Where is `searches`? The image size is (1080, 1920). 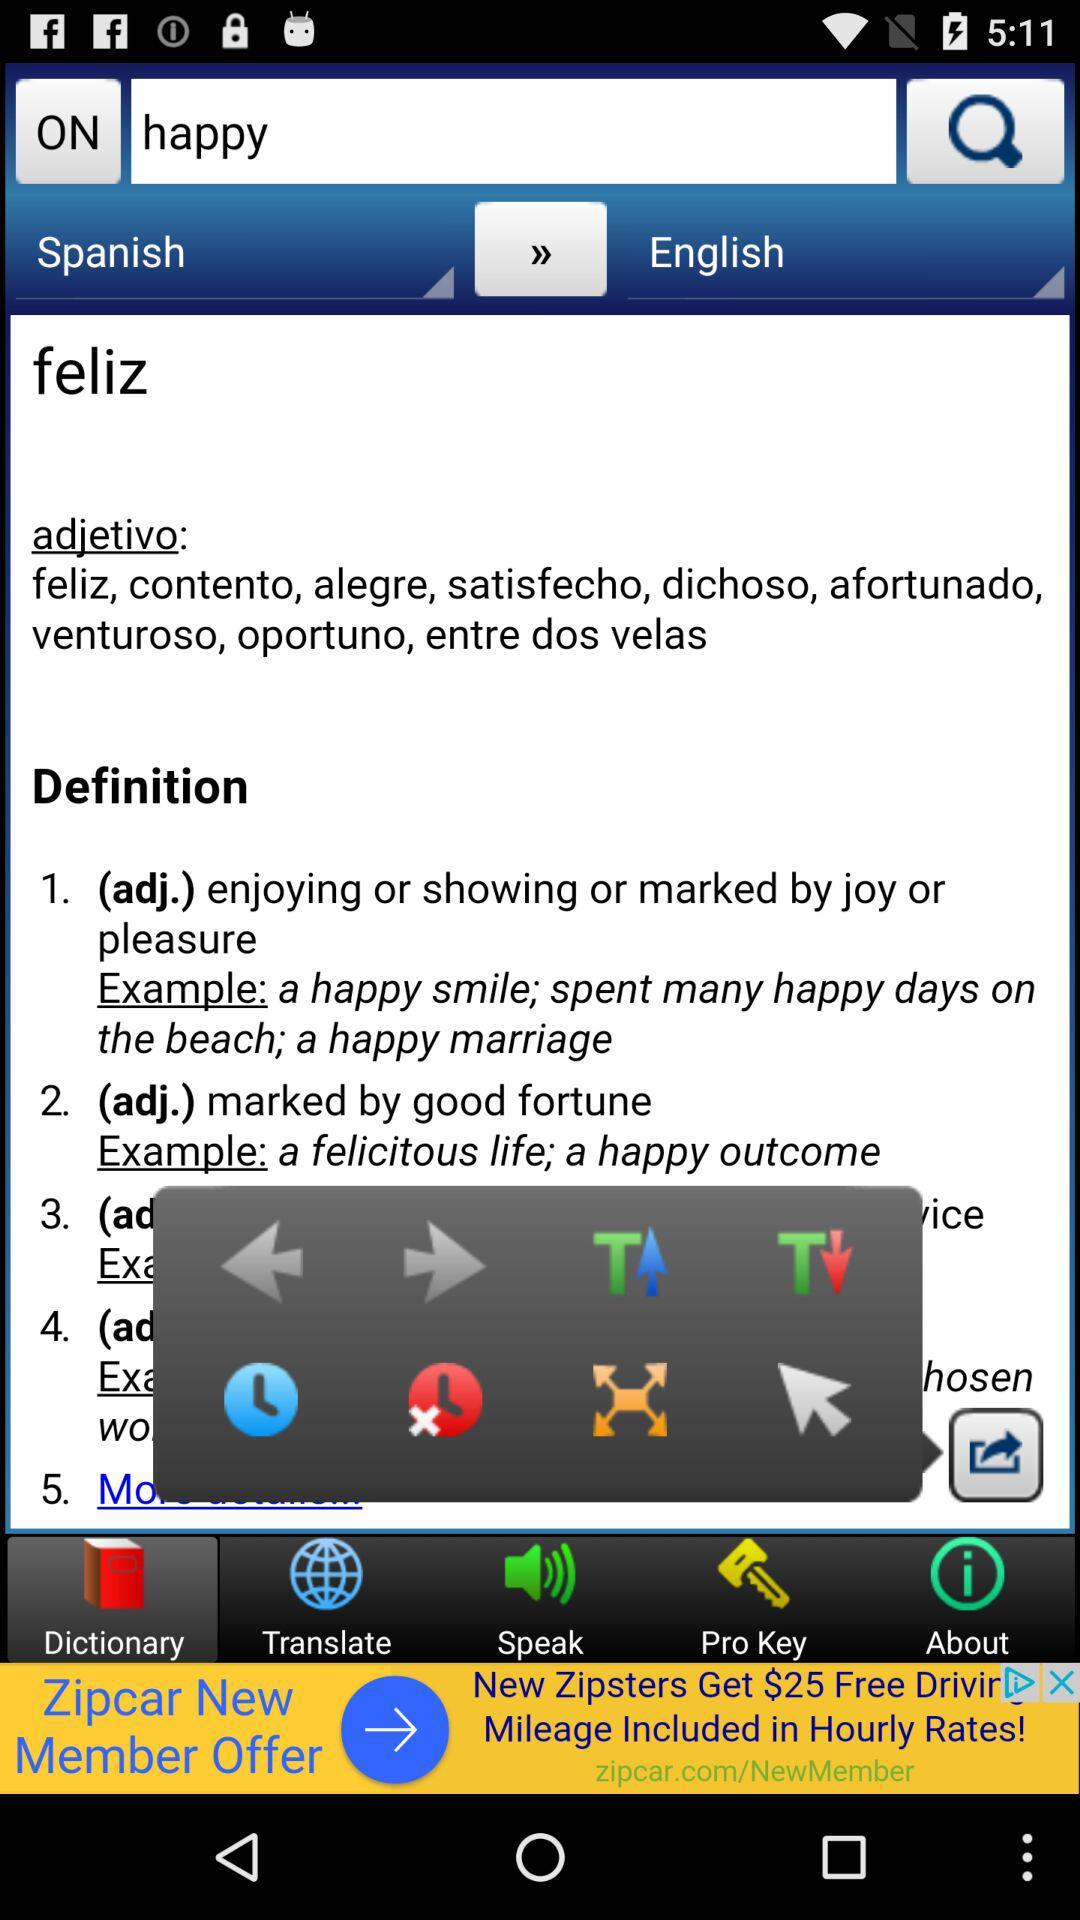 searches is located at coordinates (984, 130).